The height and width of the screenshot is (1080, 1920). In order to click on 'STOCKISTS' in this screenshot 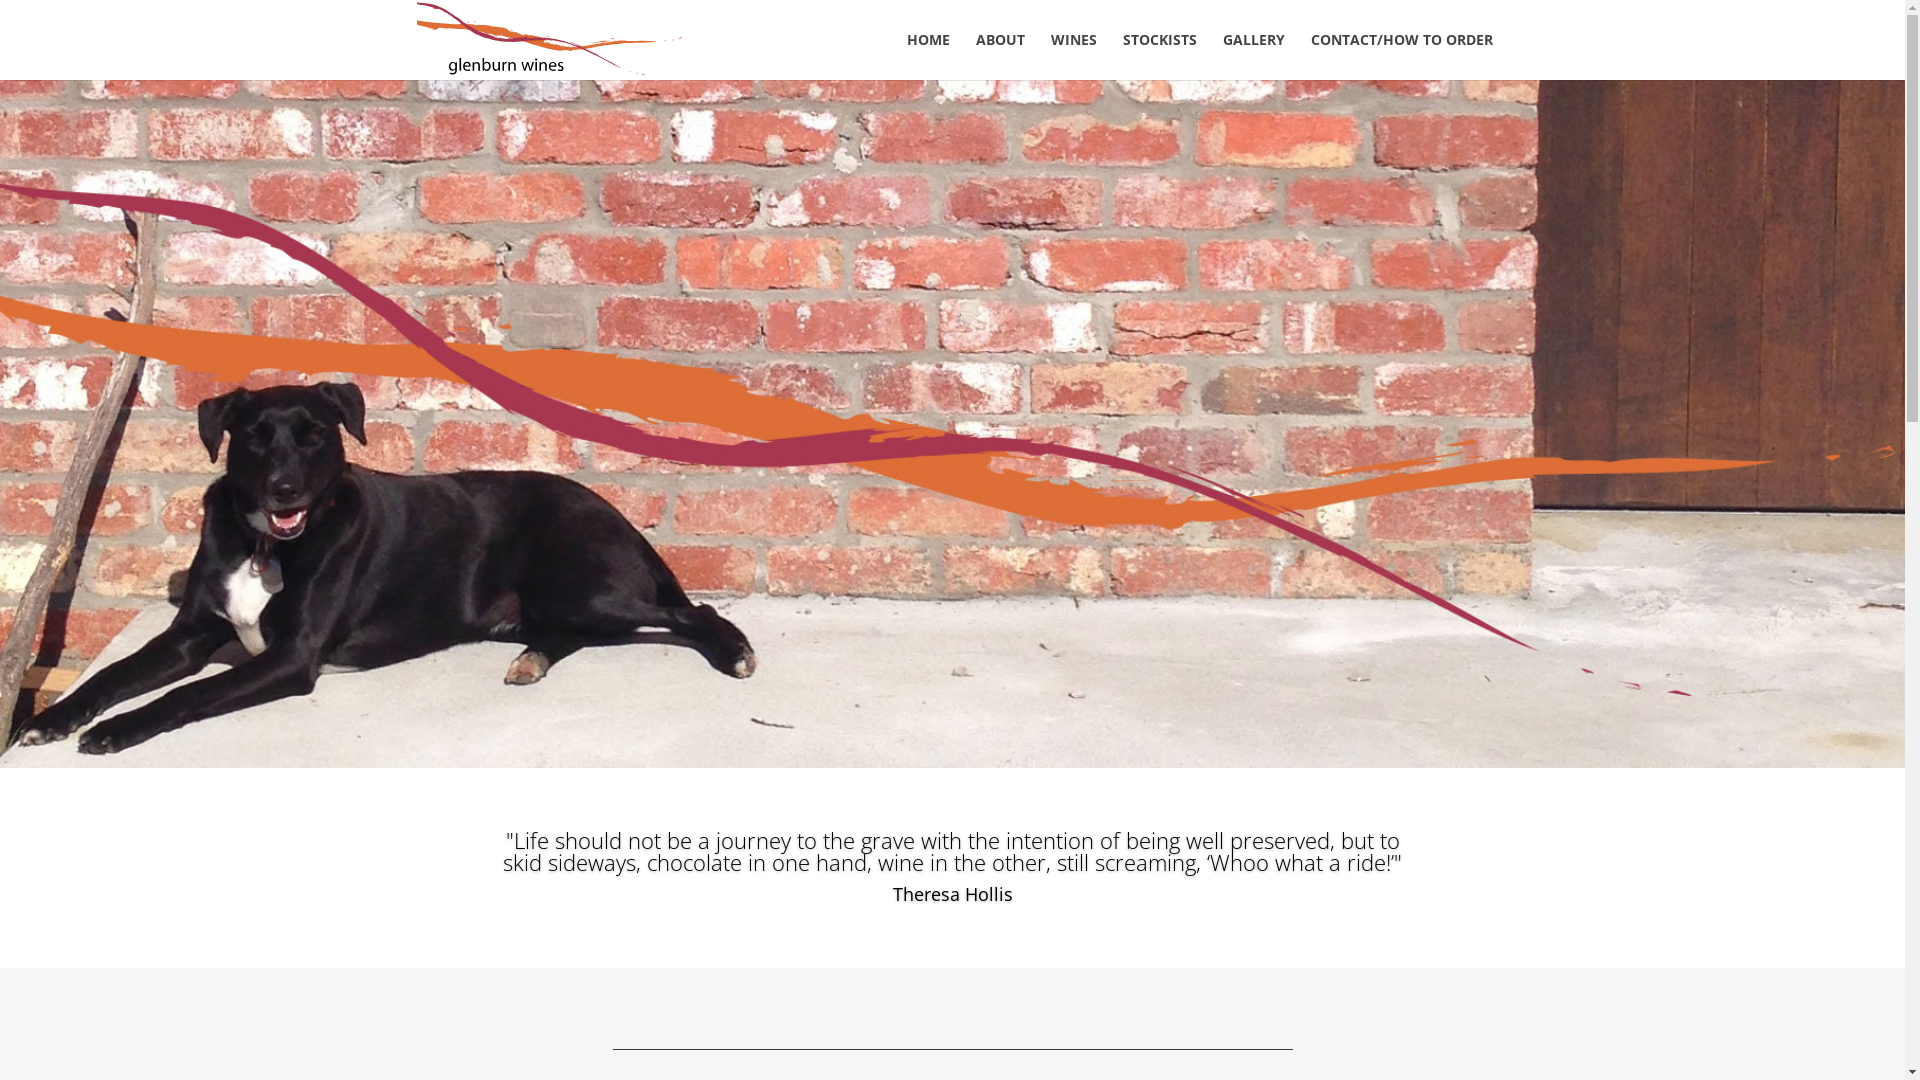, I will do `click(1158, 55)`.